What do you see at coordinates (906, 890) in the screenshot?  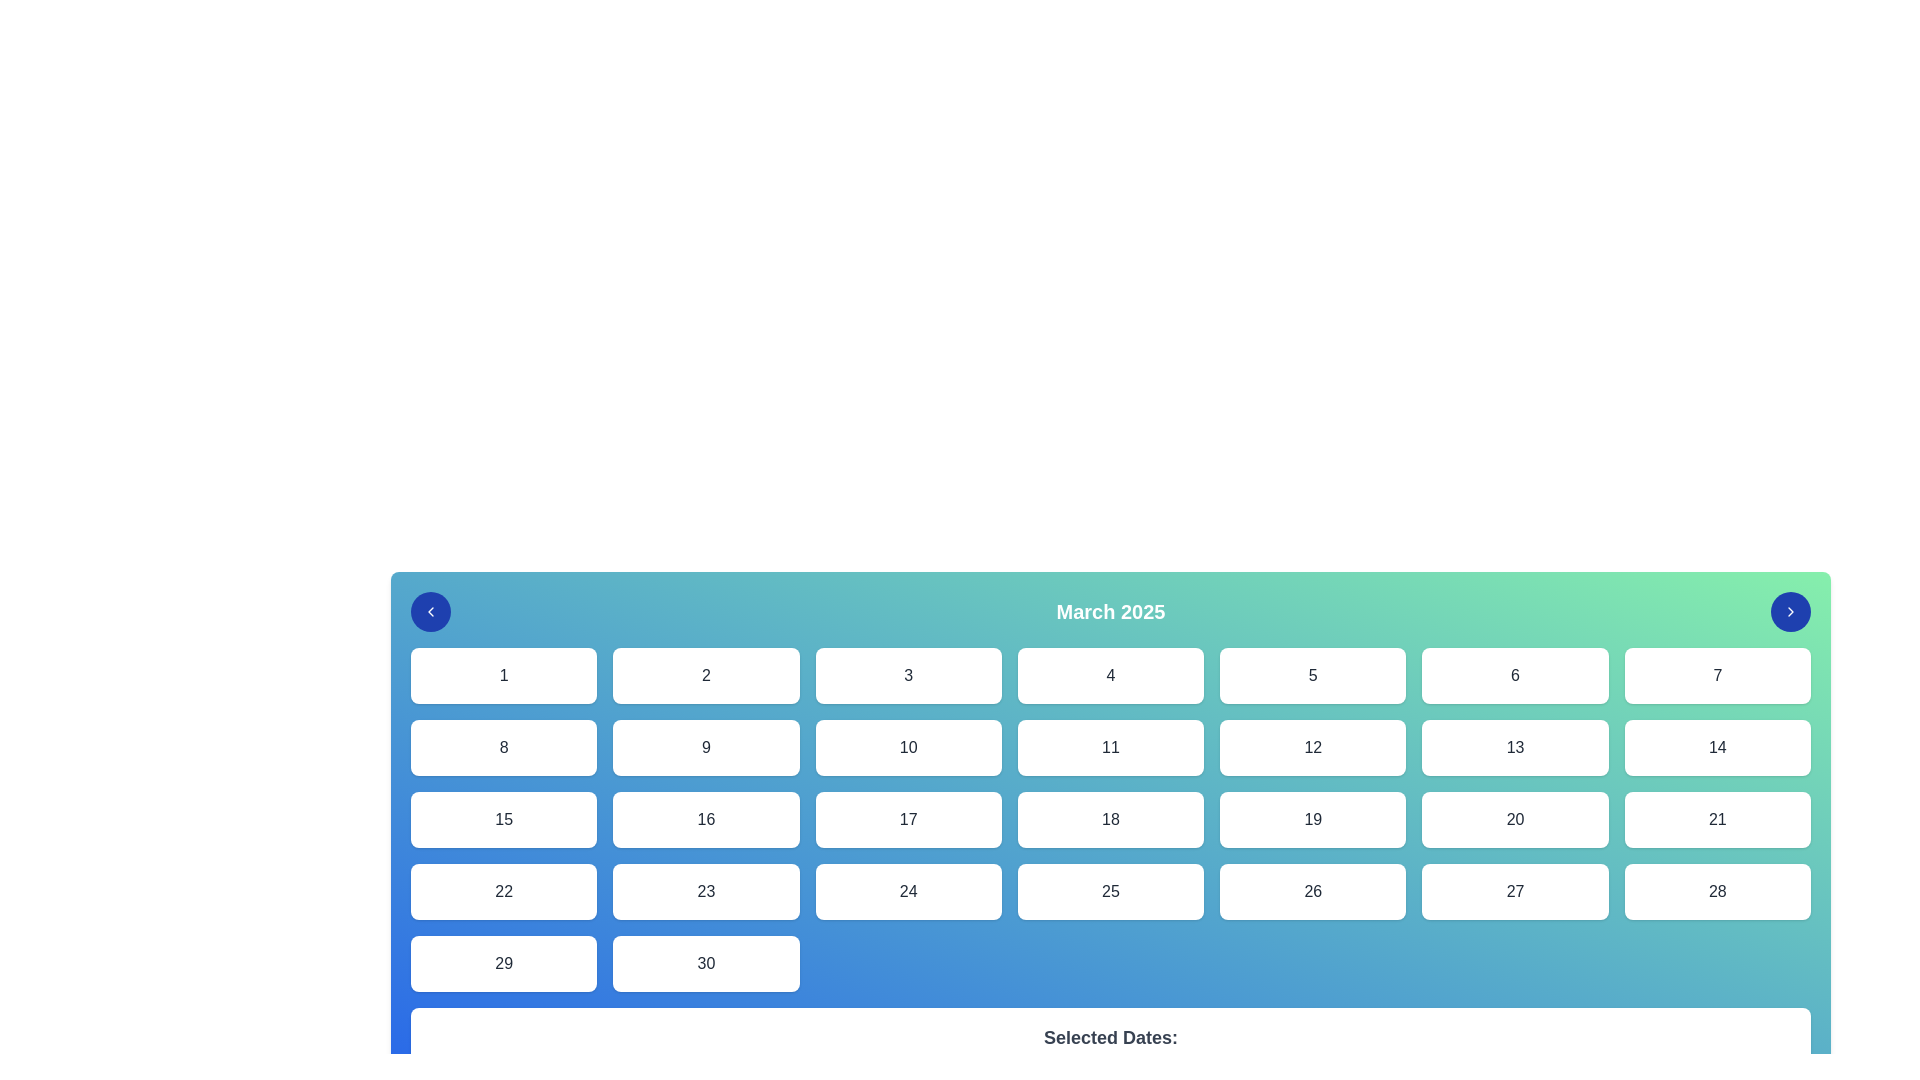 I see `the button representing the 24th date in the calendar interface` at bounding box center [906, 890].